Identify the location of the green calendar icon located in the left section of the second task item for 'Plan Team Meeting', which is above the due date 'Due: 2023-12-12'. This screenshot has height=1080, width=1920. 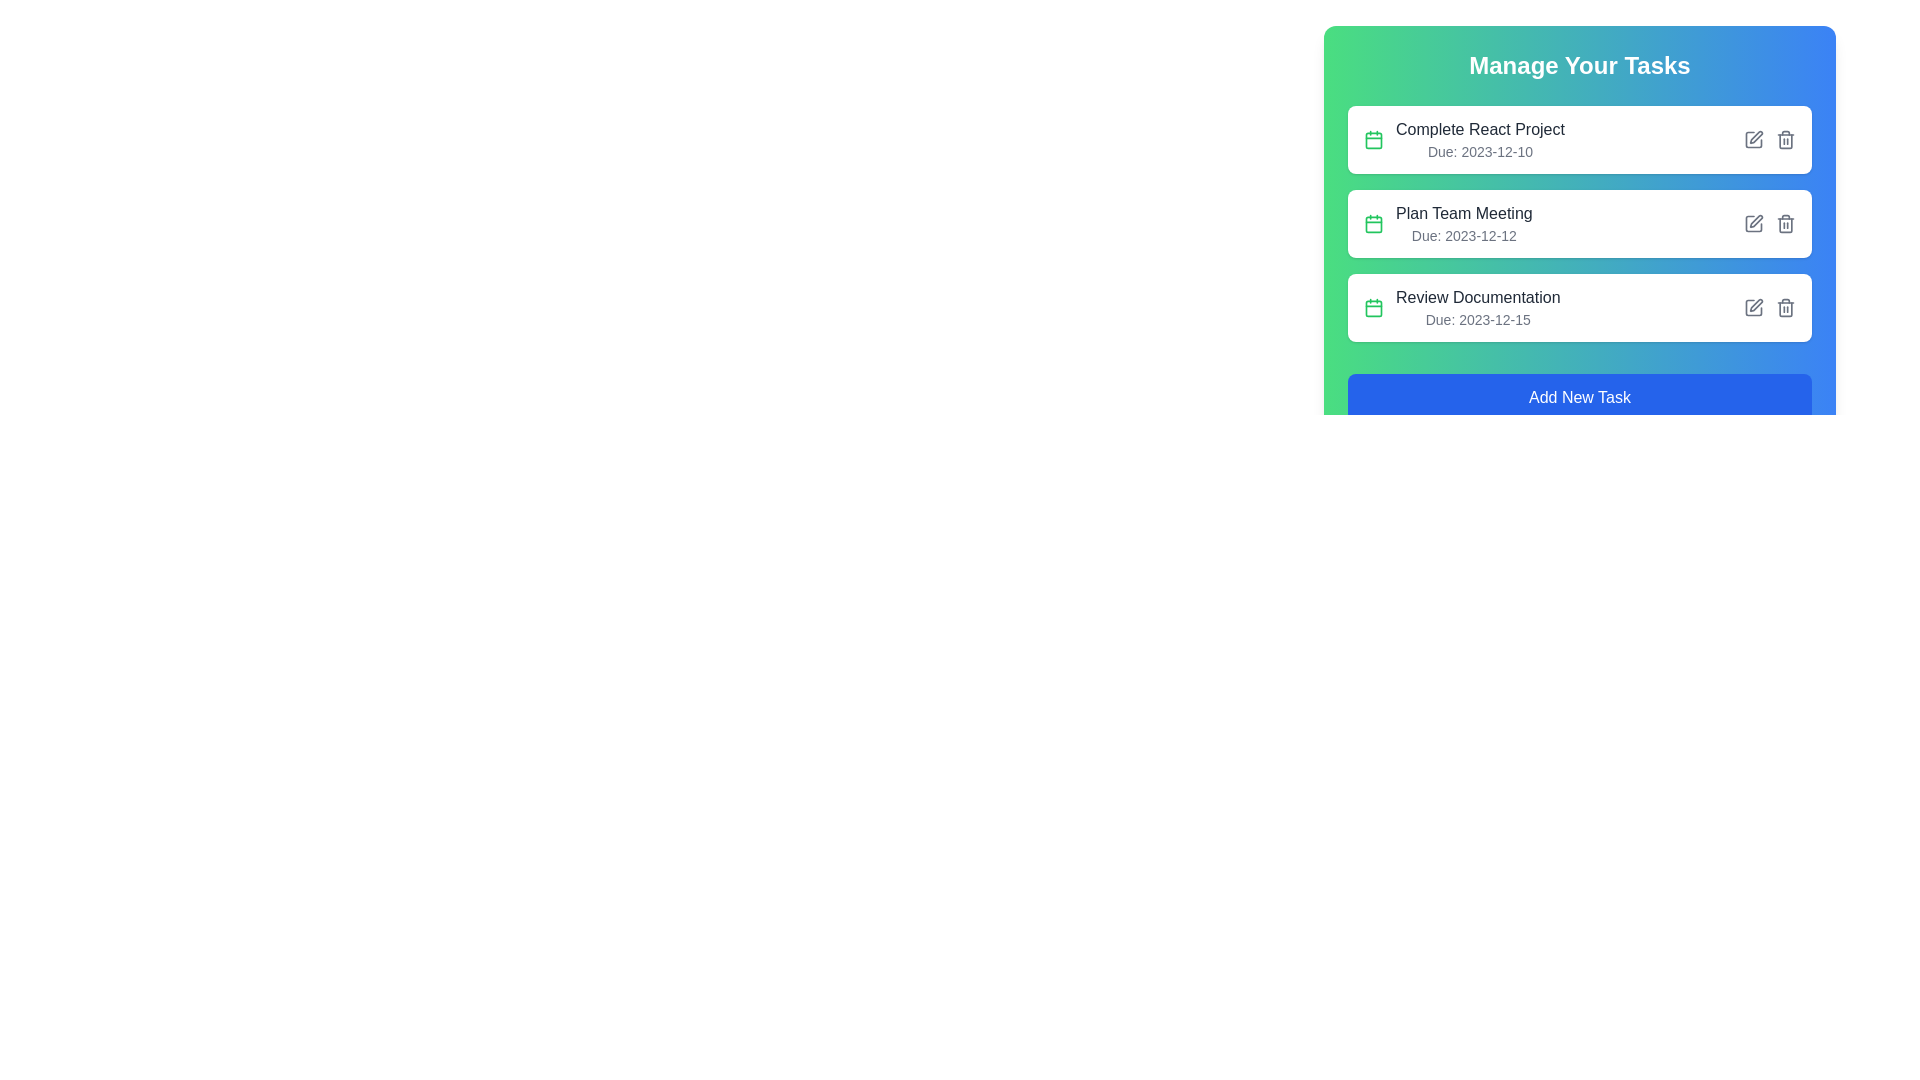
(1372, 223).